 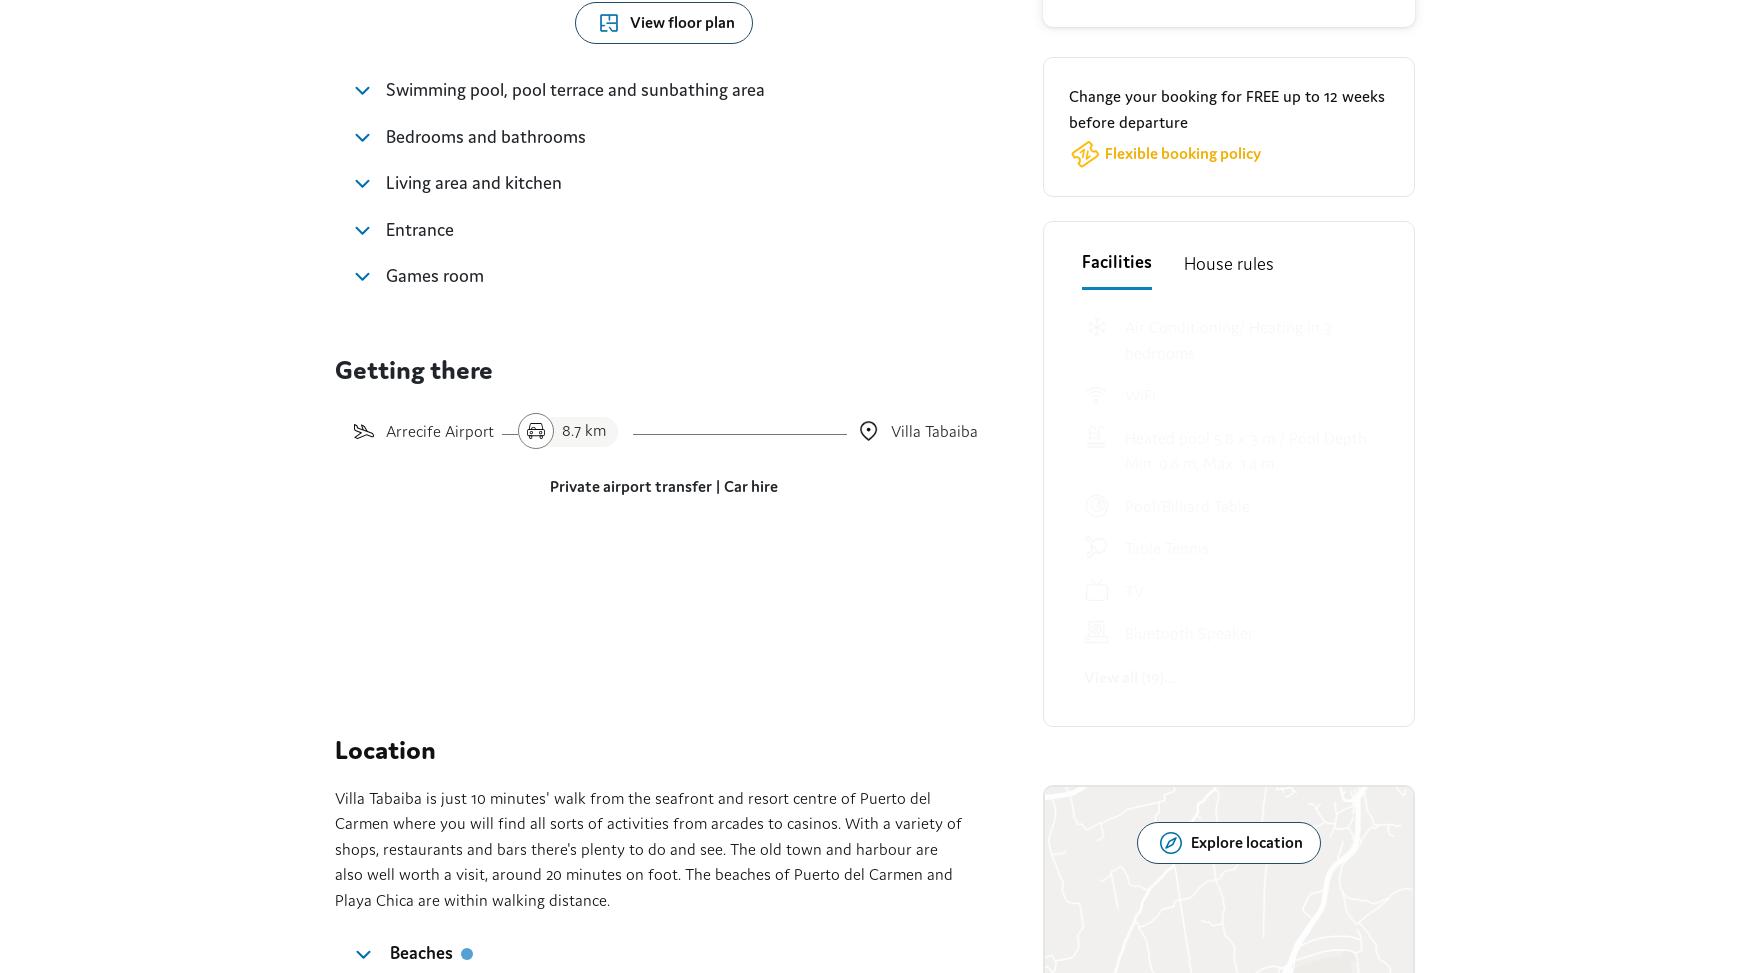 What do you see at coordinates (618, 847) in the screenshot?
I see `'Sitemap'` at bounding box center [618, 847].